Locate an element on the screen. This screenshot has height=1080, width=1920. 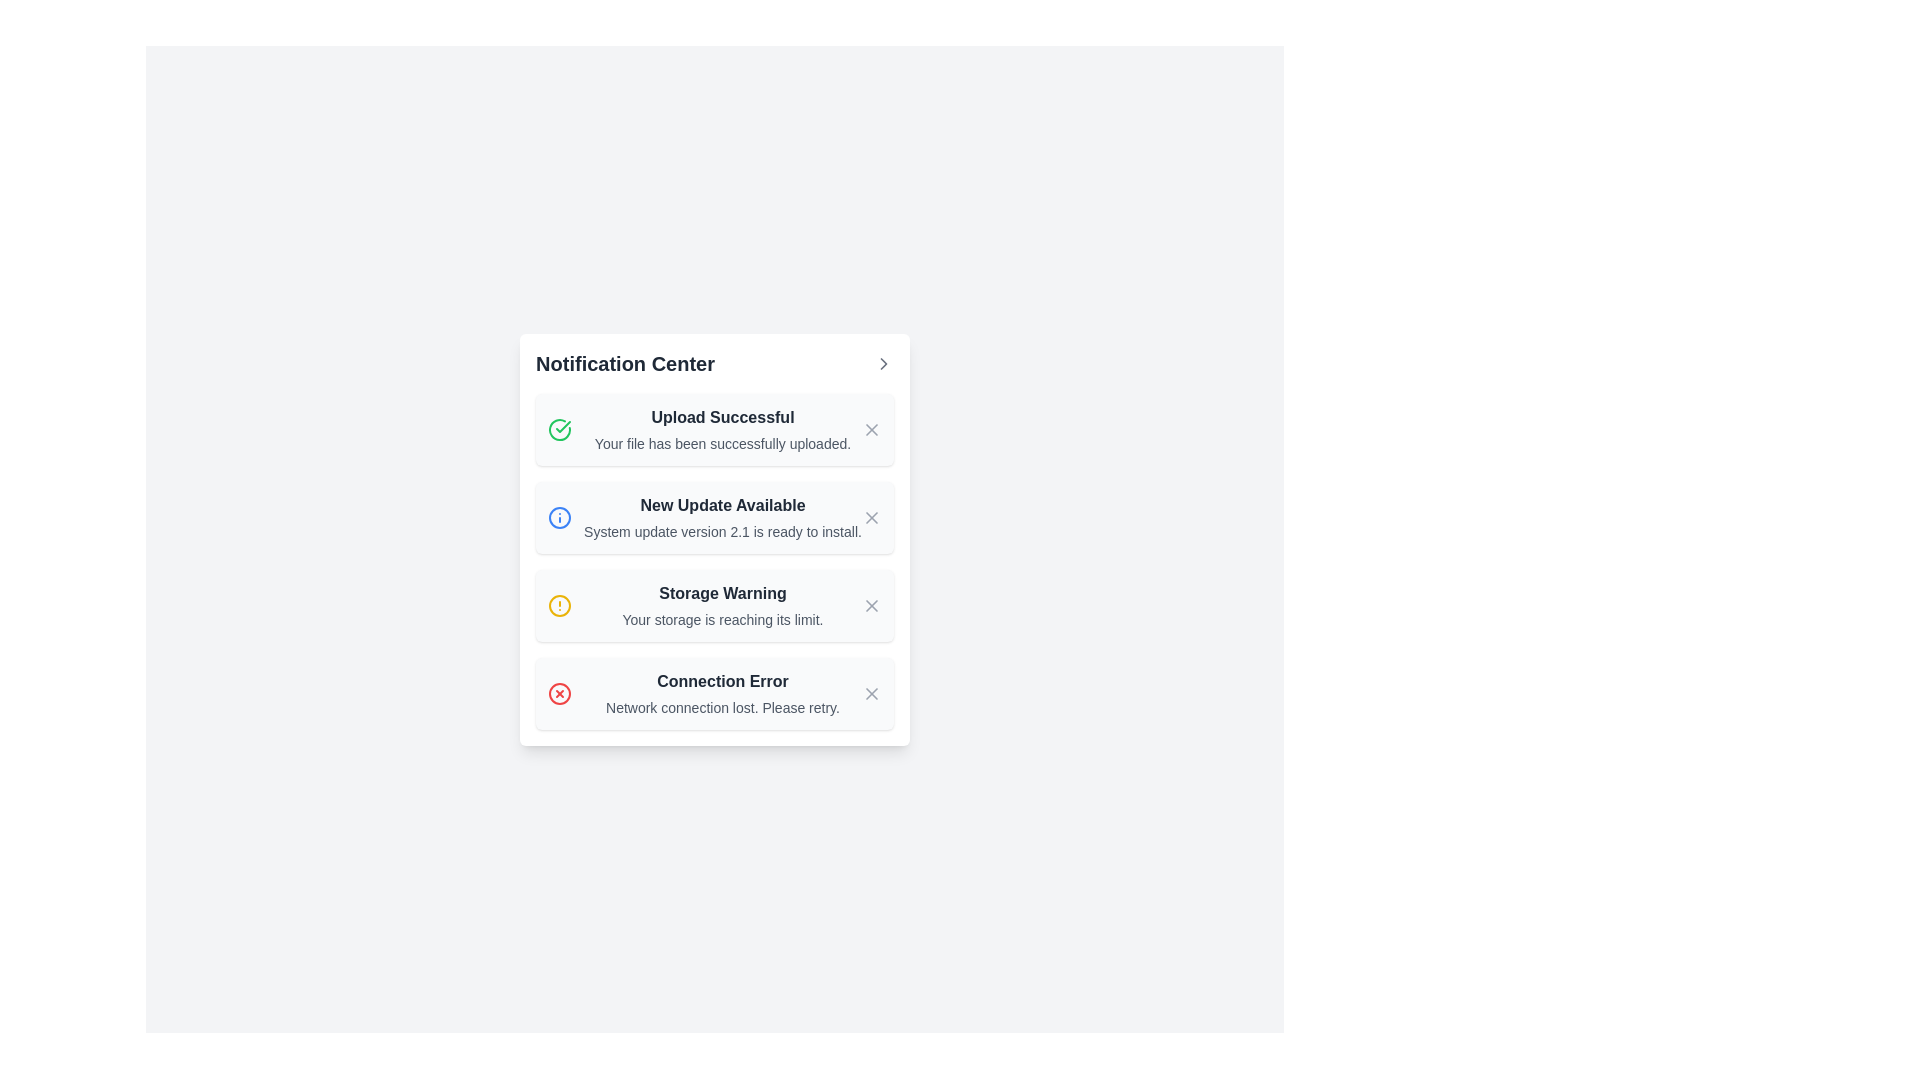
the decorative warning icon styled as a circular outline enclosing an exclamation mark, which is part of the third notification entry under 'Notification Center' indicating a storage warning is located at coordinates (560, 604).